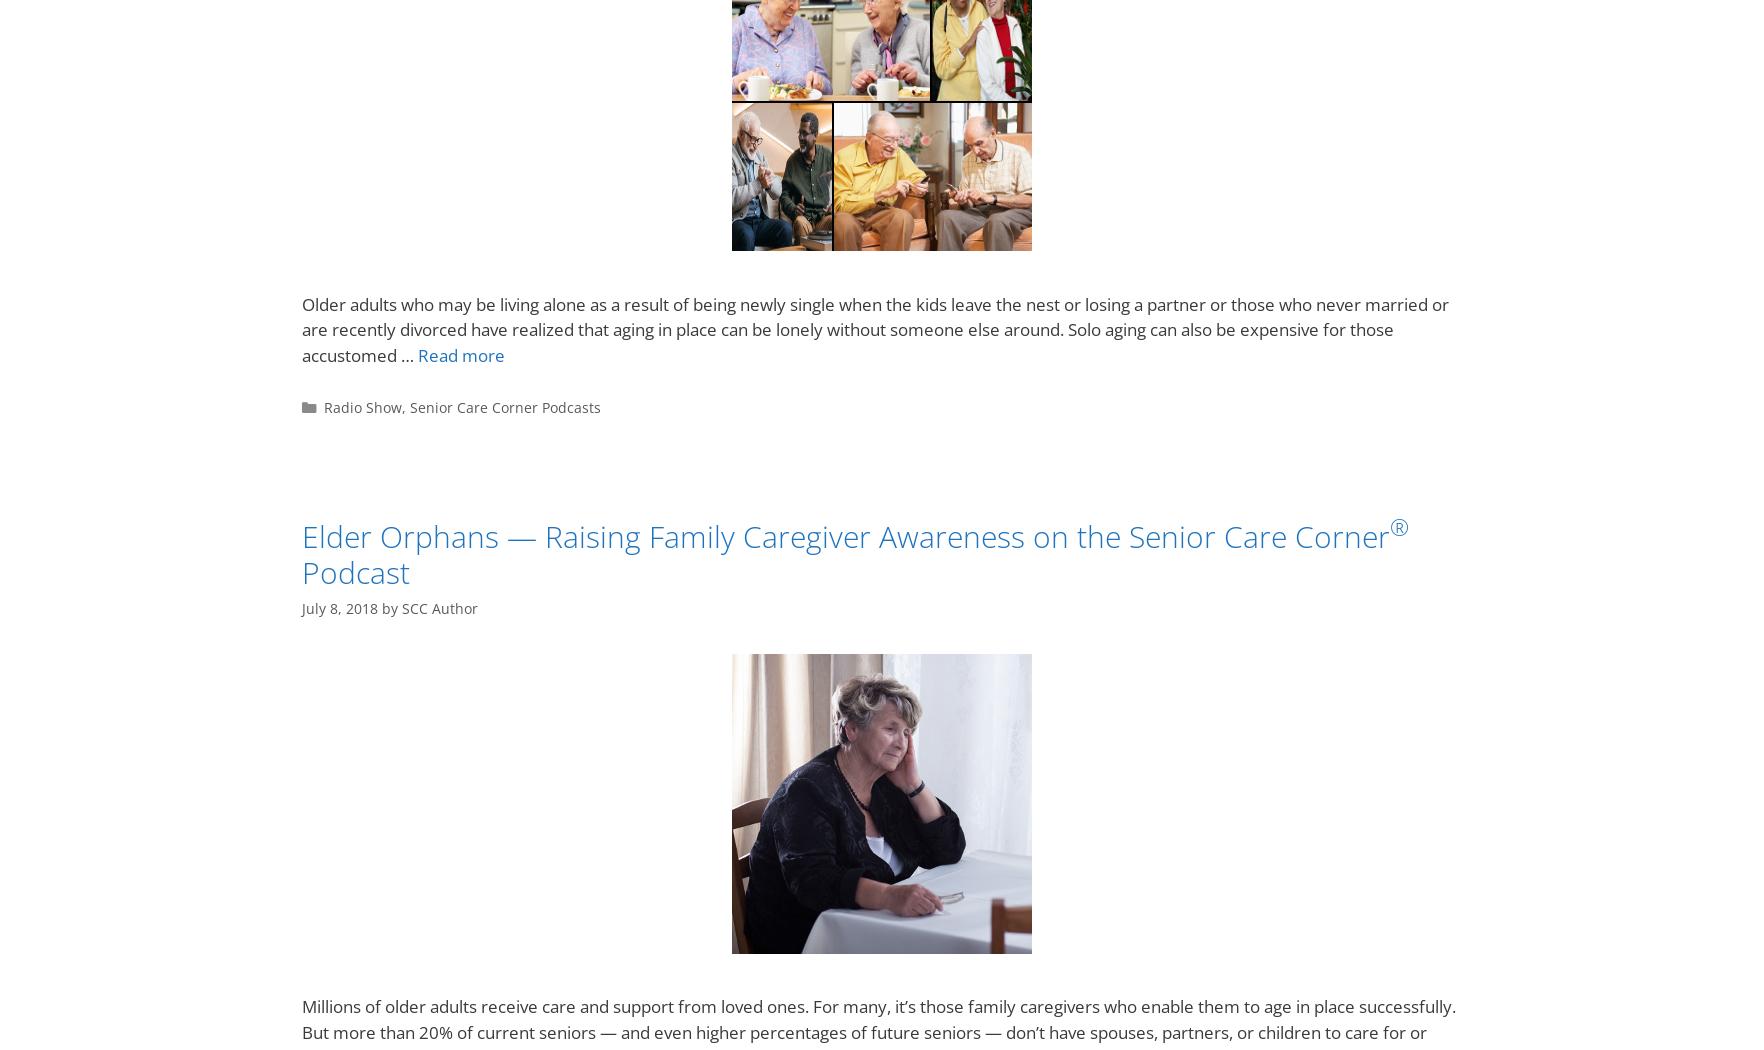 The height and width of the screenshot is (1050, 1764). Describe the element at coordinates (361, 407) in the screenshot. I see `'Radio Show'` at that location.